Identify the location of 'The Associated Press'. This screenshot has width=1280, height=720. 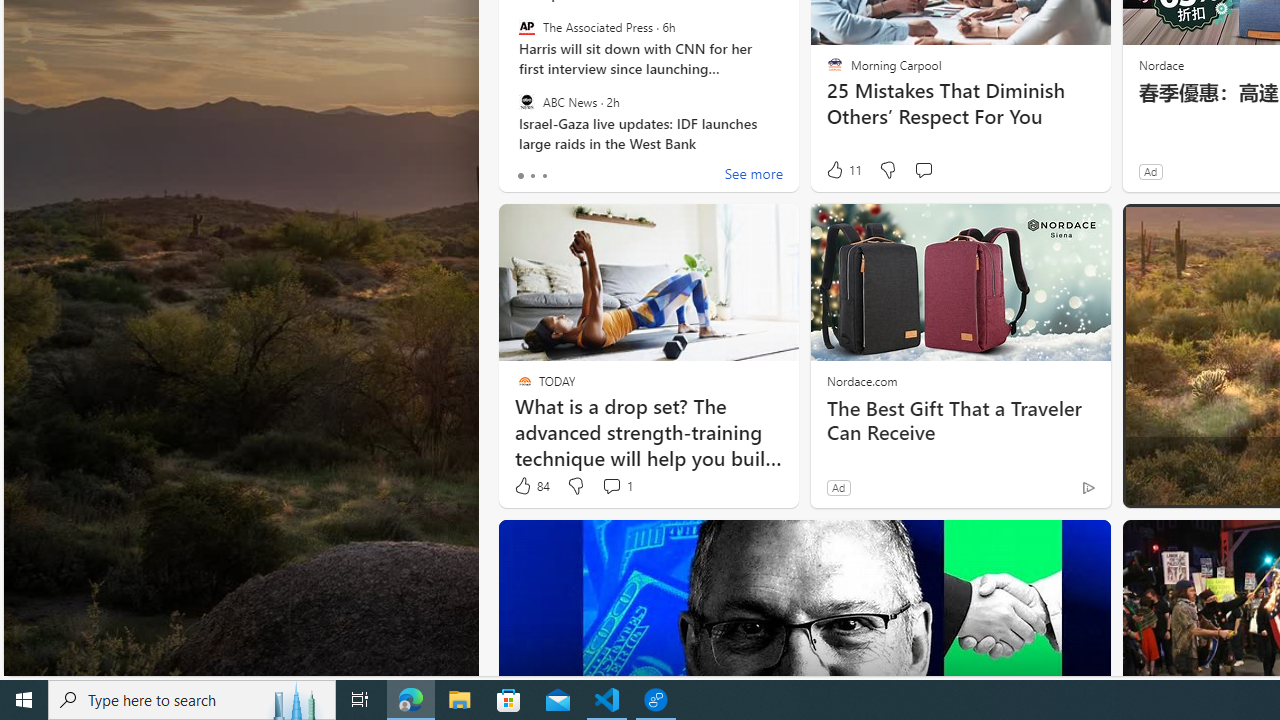
(526, 27).